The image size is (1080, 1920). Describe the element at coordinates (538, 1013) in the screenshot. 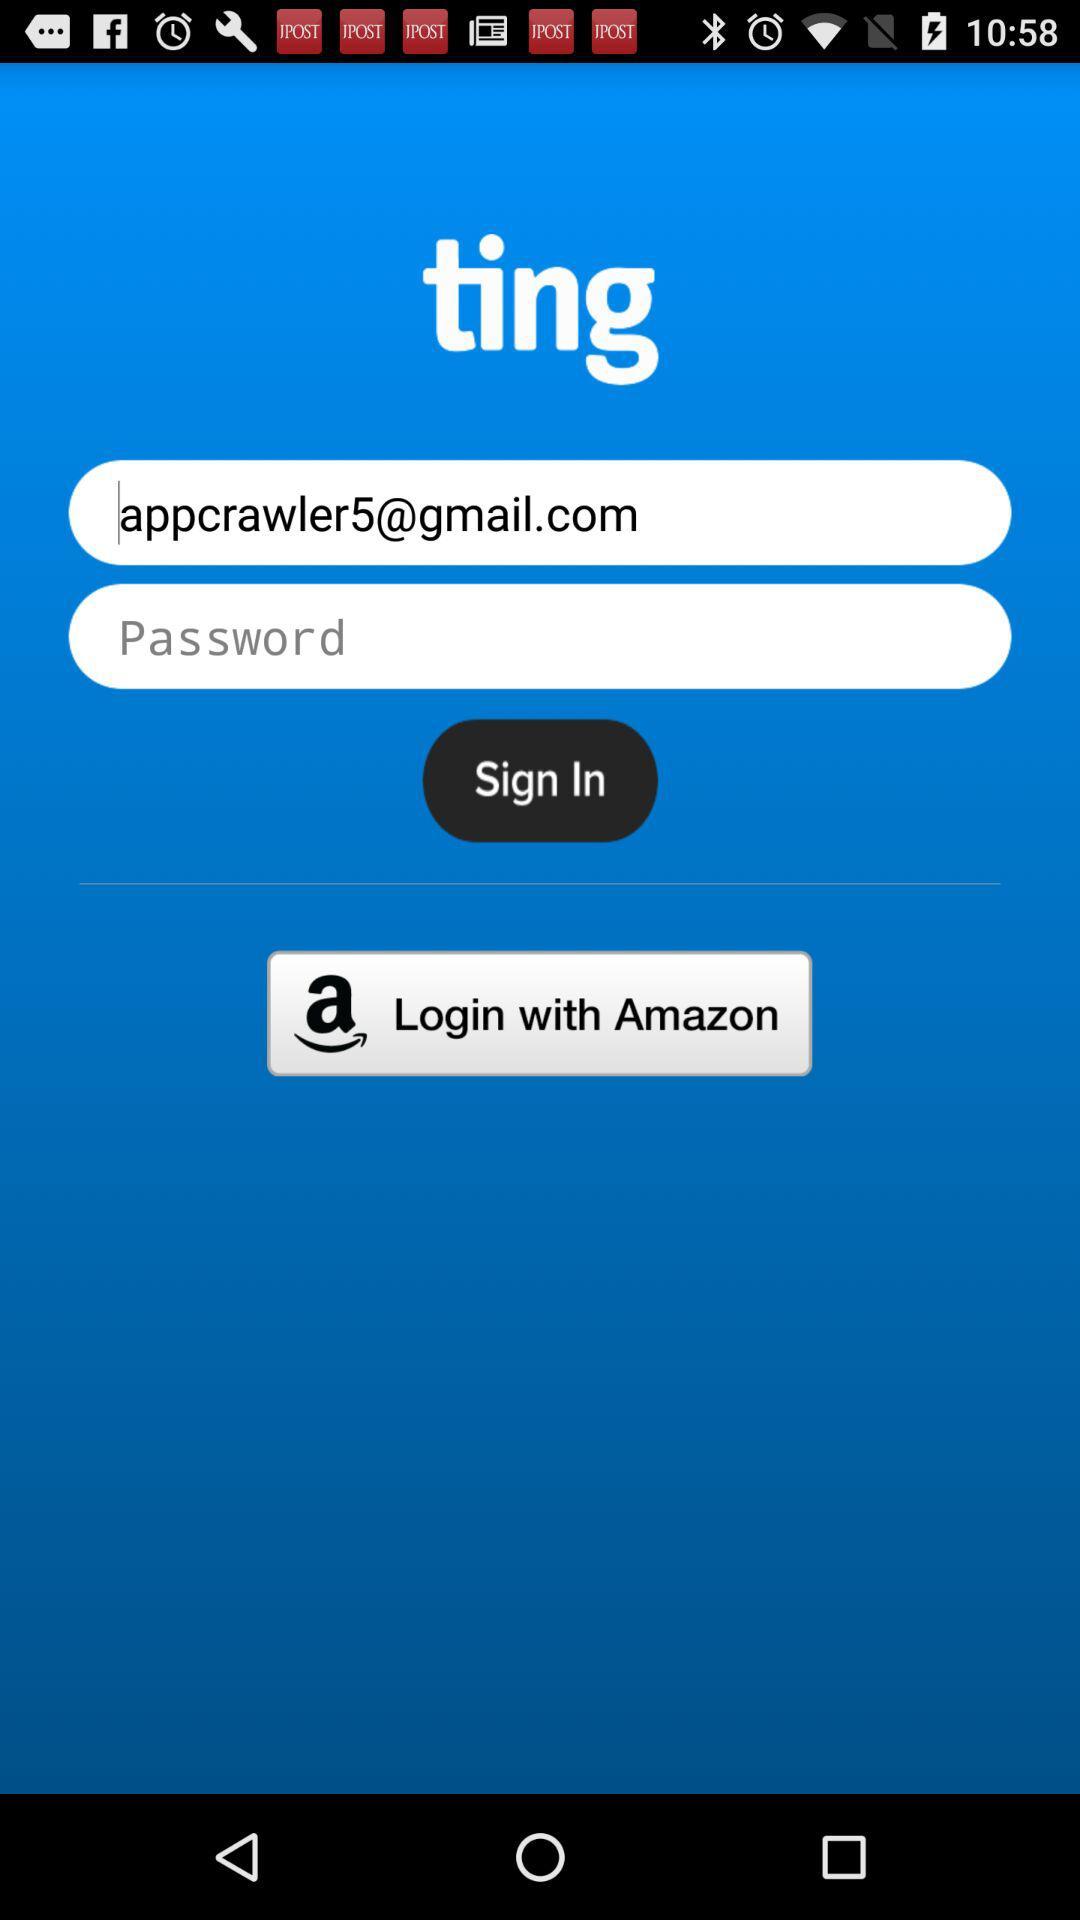

I see `interactive login key` at that location.